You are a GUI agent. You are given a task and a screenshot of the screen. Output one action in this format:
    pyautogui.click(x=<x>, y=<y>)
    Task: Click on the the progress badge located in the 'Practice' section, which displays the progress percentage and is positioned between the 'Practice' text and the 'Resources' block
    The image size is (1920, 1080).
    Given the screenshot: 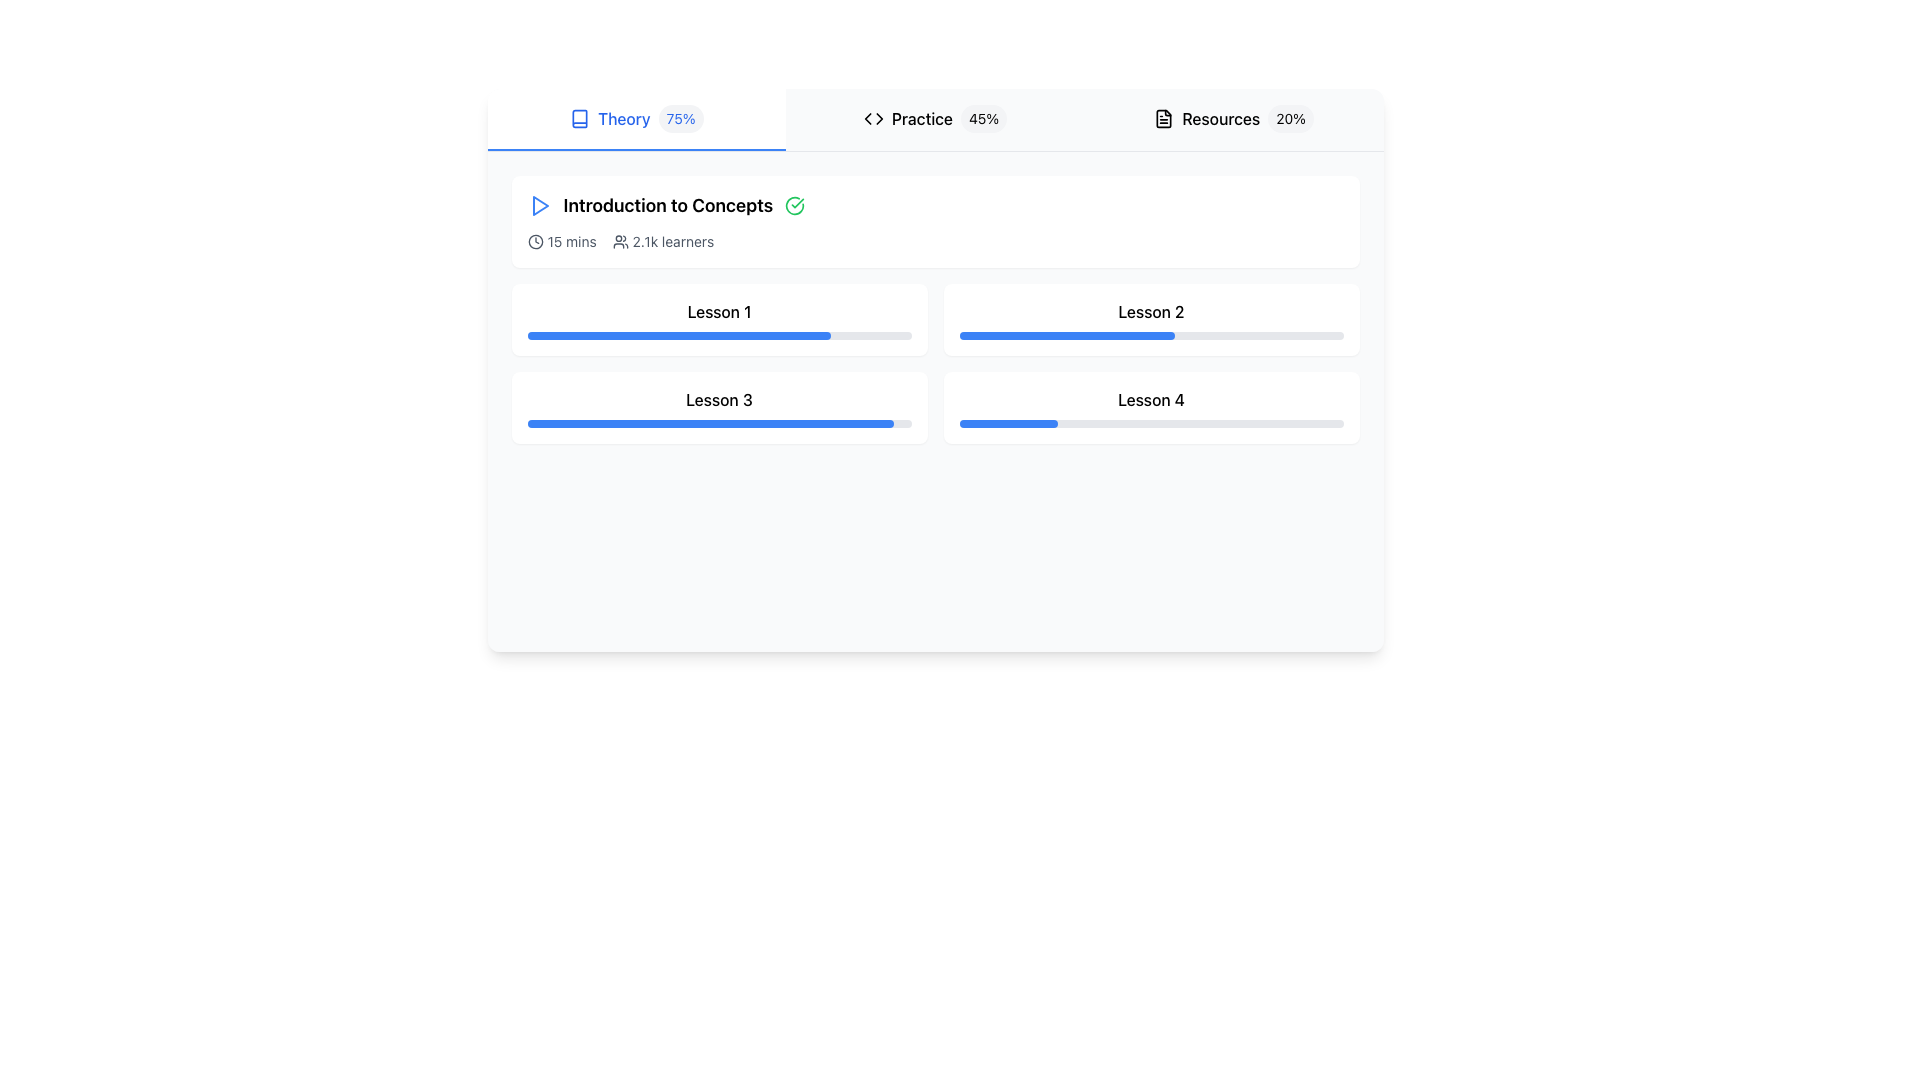 What is the action you would take?
    pyautogui.click(x=983, y=119)
    